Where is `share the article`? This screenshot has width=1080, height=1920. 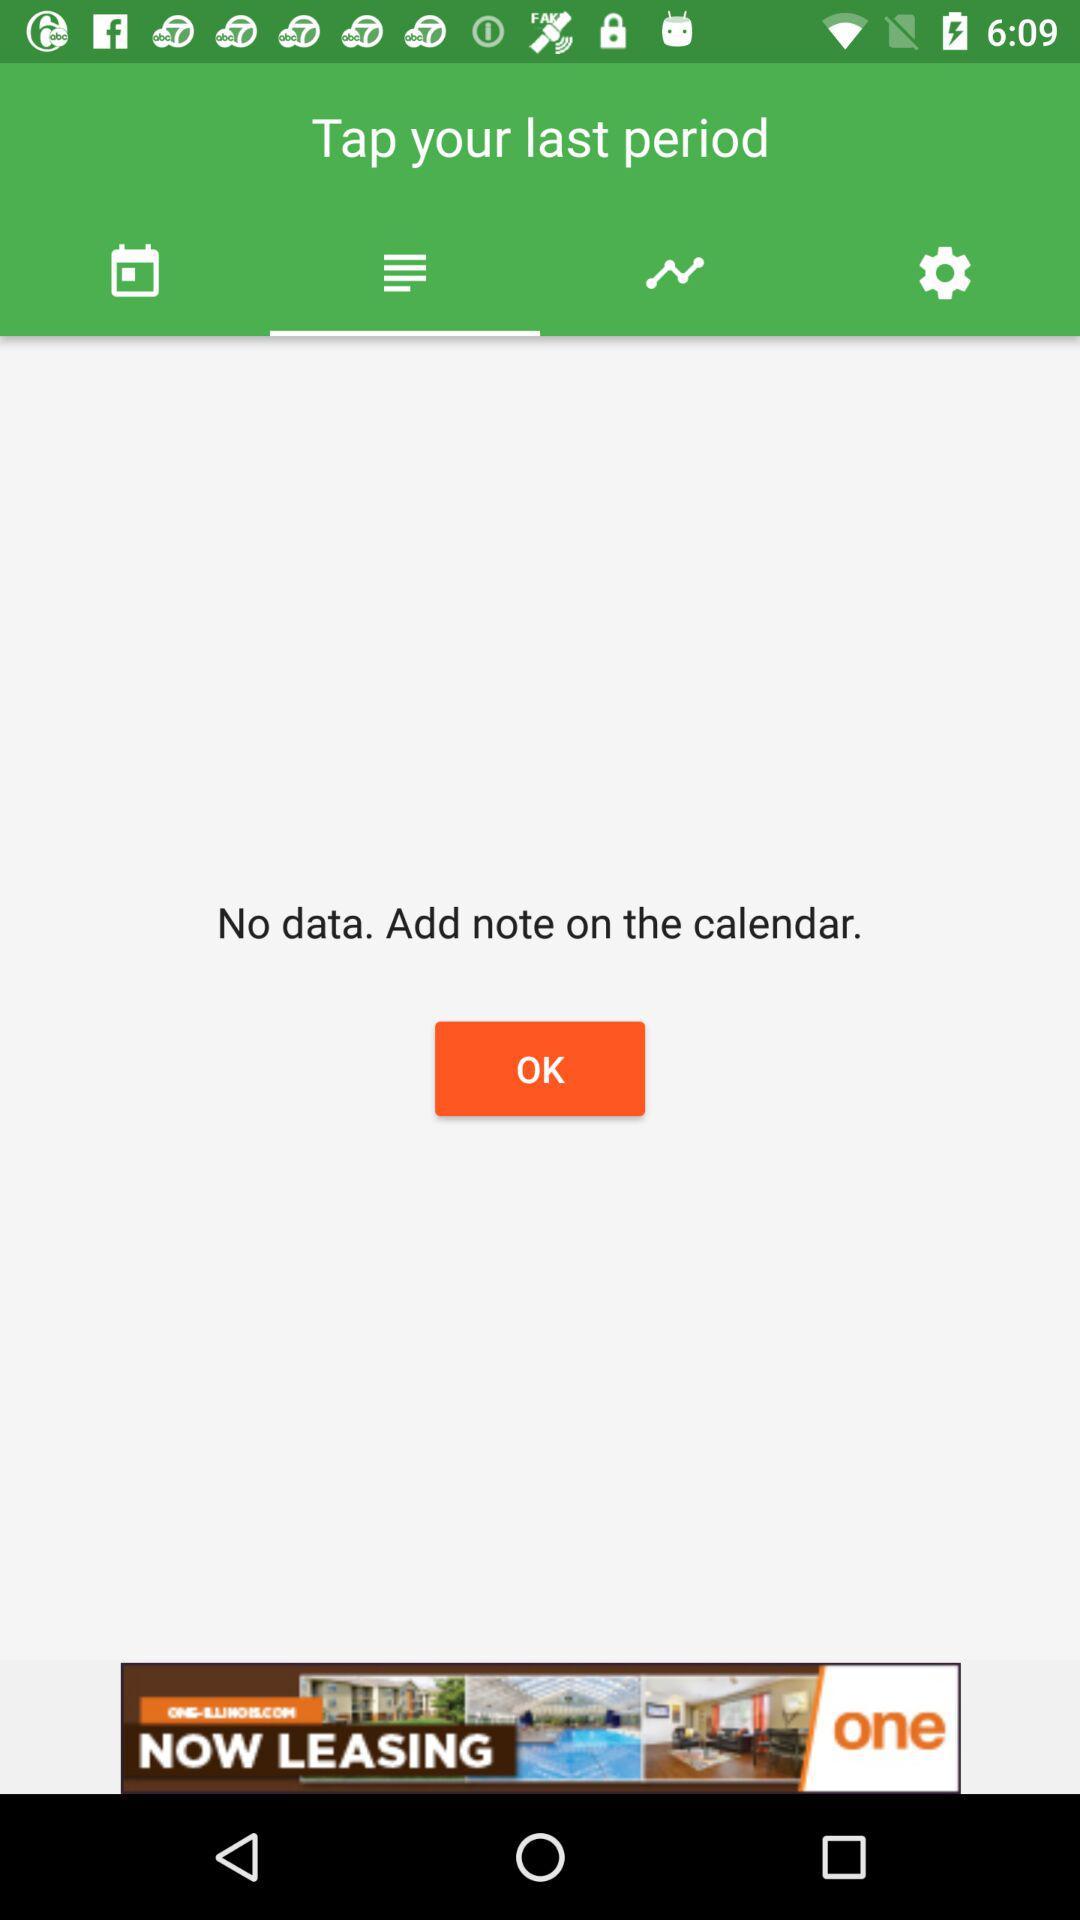 share the article is located at coordinates (540, 1727).